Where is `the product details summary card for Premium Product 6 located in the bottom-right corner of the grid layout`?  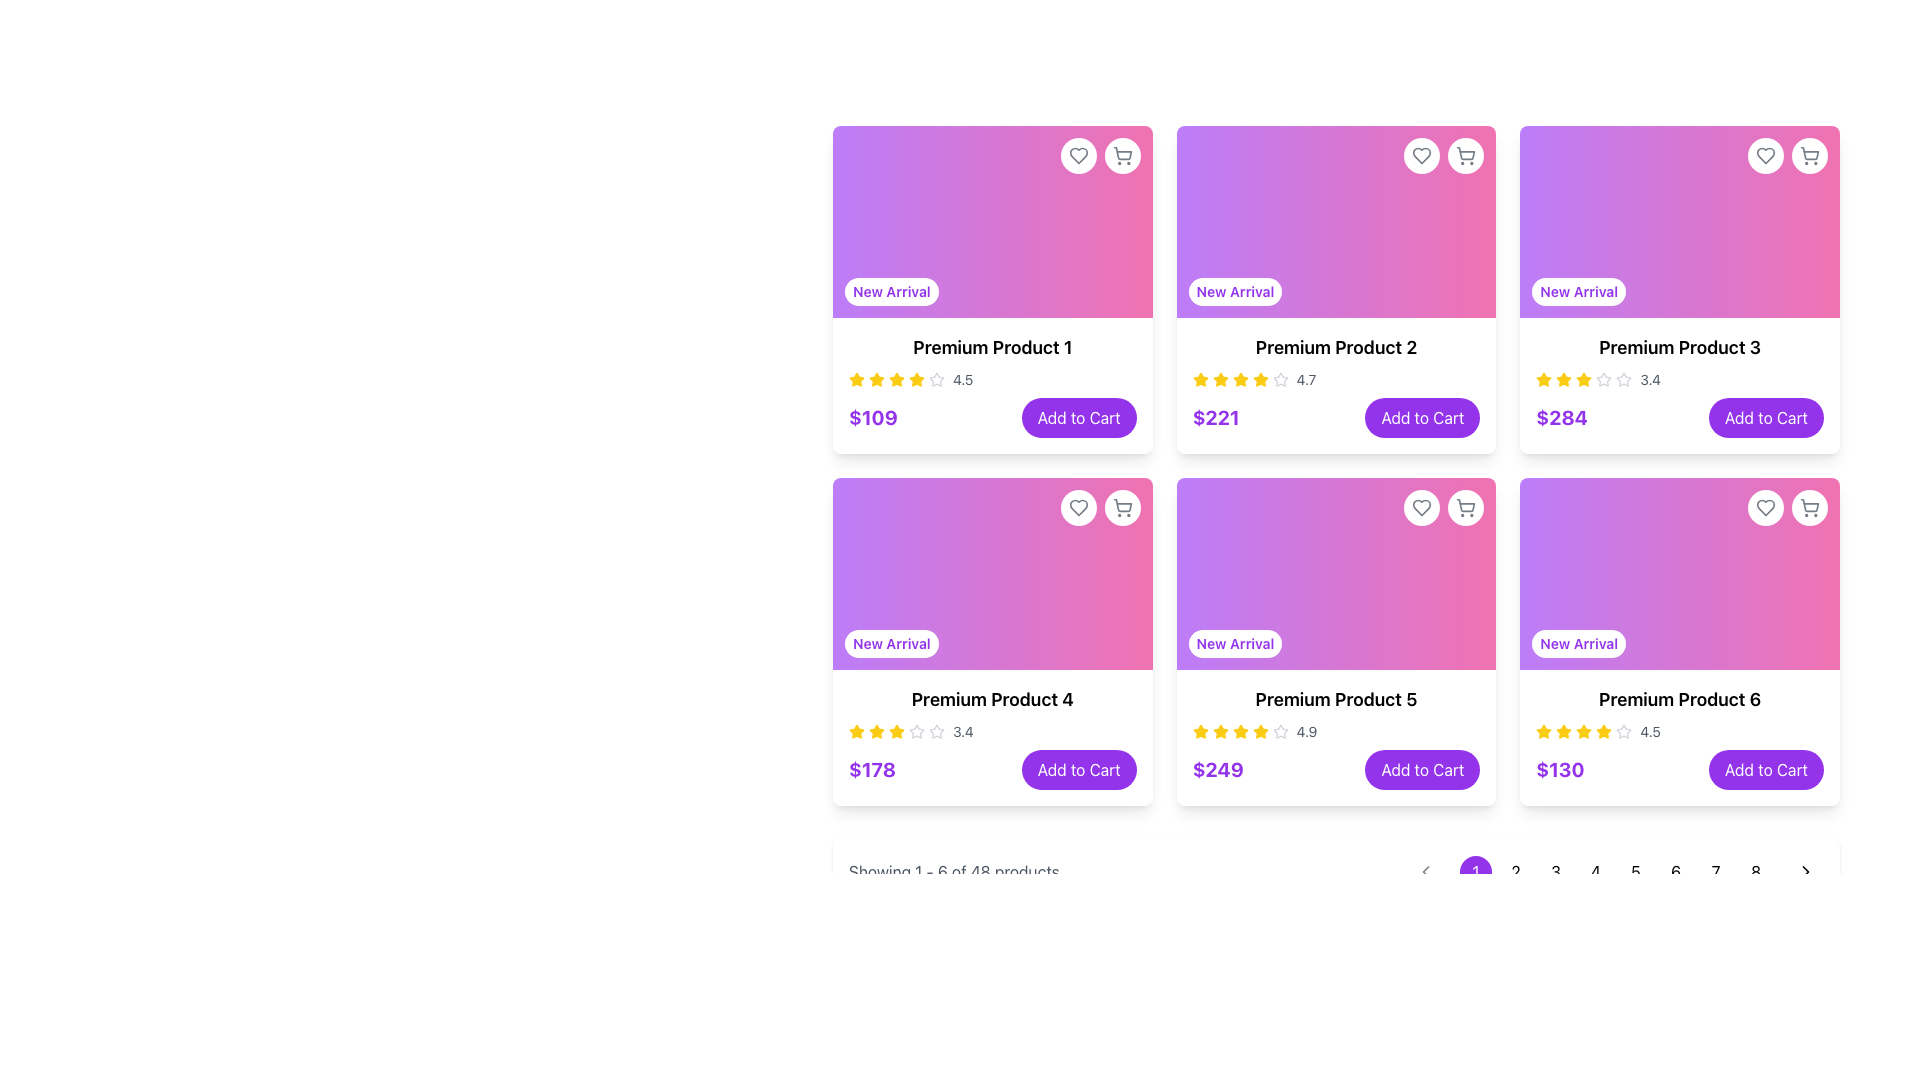
the product details summary card for Premium Product 6 located in the bottom-right corner of the grid layout is located at coordinates (1680, 737).